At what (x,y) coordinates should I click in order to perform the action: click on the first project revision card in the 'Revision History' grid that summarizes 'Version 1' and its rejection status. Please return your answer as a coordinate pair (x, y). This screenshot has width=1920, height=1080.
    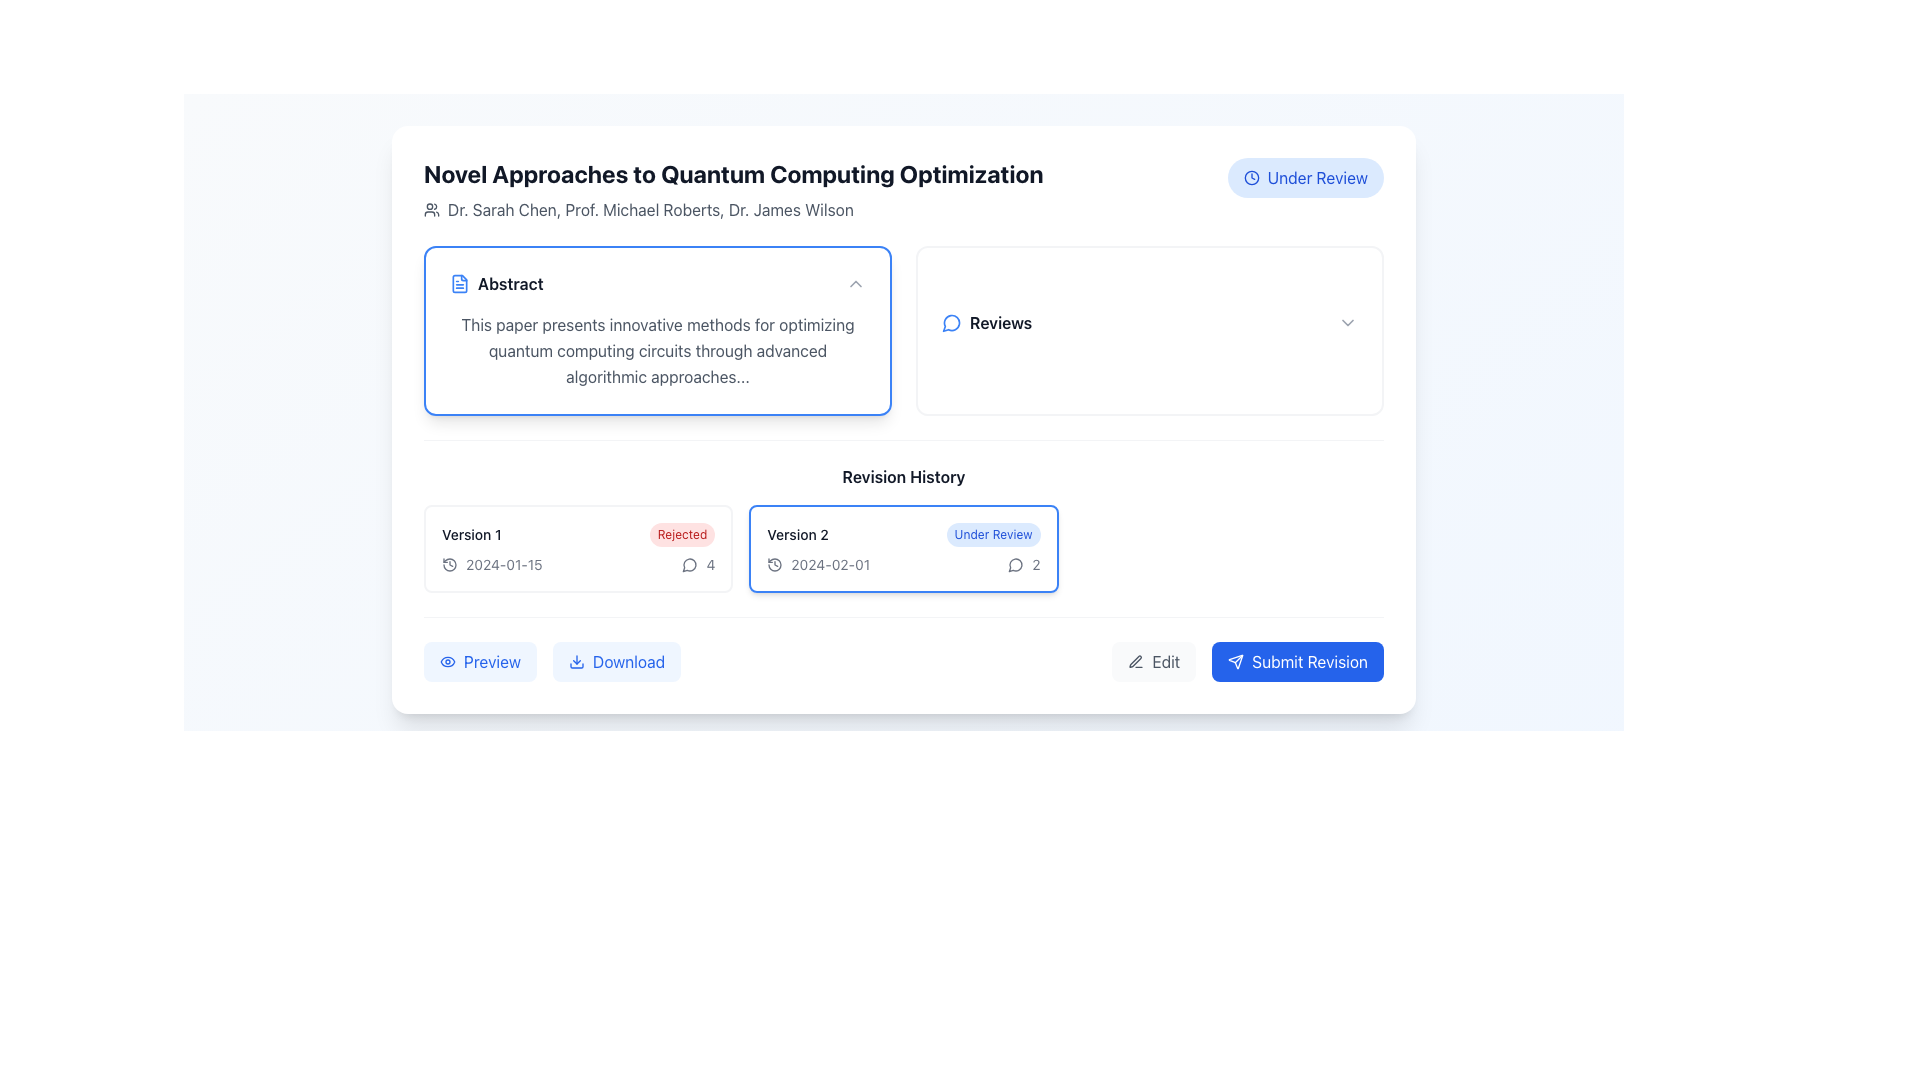
    Looking at the image, I should click on (577, 548).